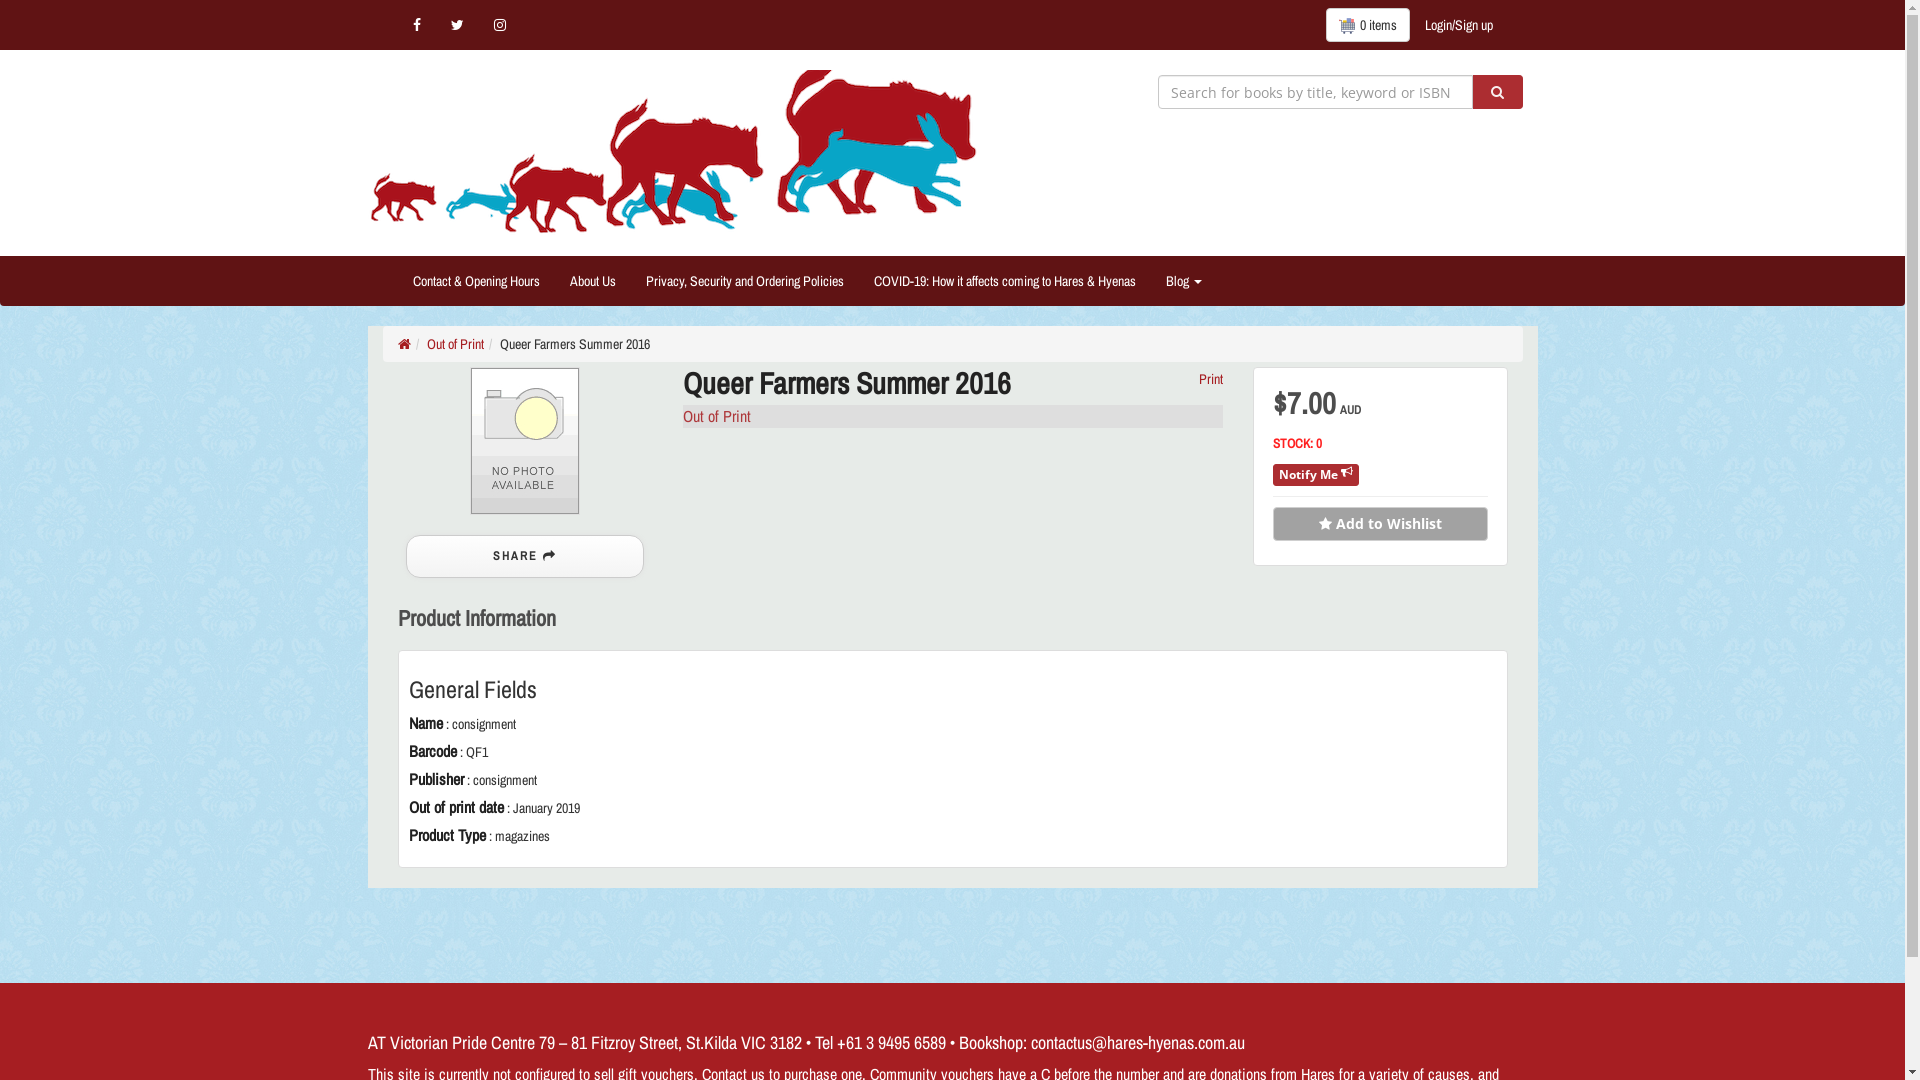 The image size is (1920, 1080). Describe the element at coordinates (475, 281) in the screenshot. I see `'Contact & Opening Hours'` at that location.